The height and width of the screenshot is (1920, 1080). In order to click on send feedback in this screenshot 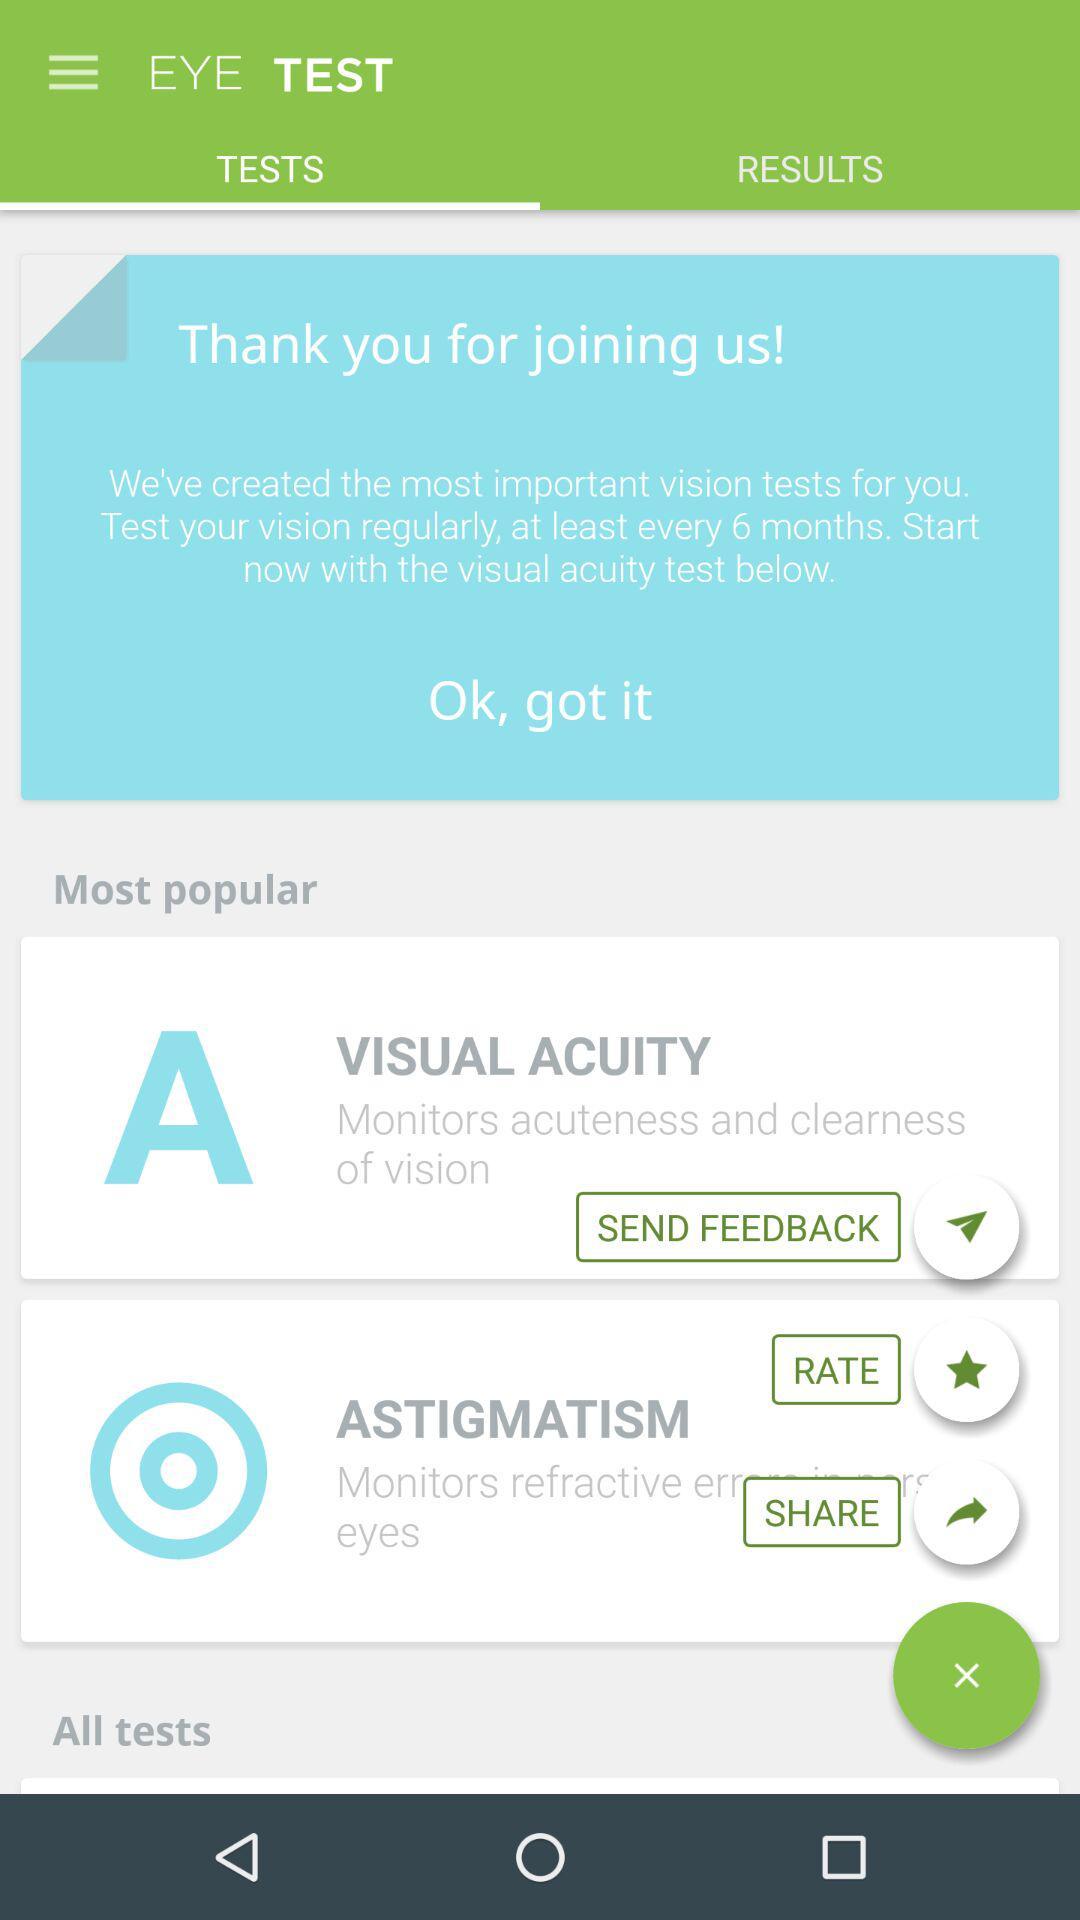, I will do `click(965, 1226)`.